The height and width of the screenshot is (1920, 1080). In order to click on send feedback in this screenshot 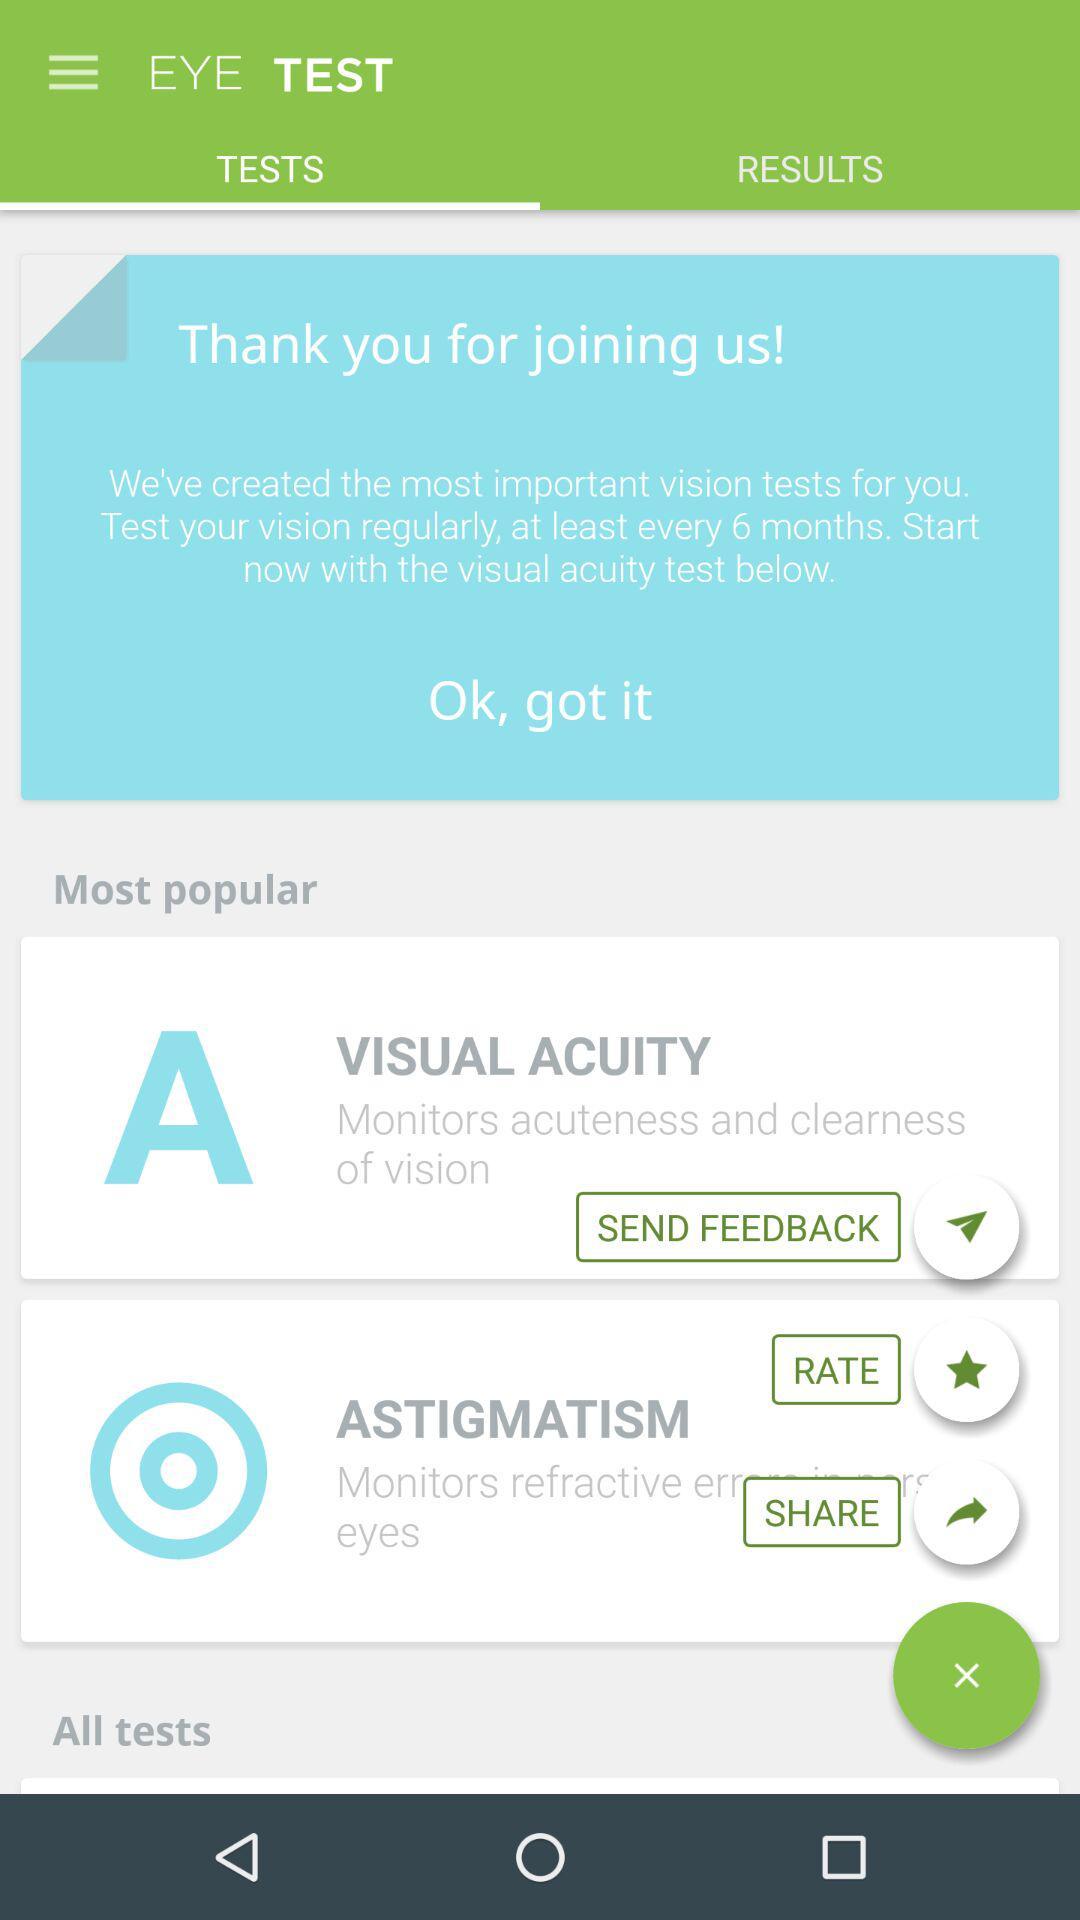, I will do `click(965, 1226)`.